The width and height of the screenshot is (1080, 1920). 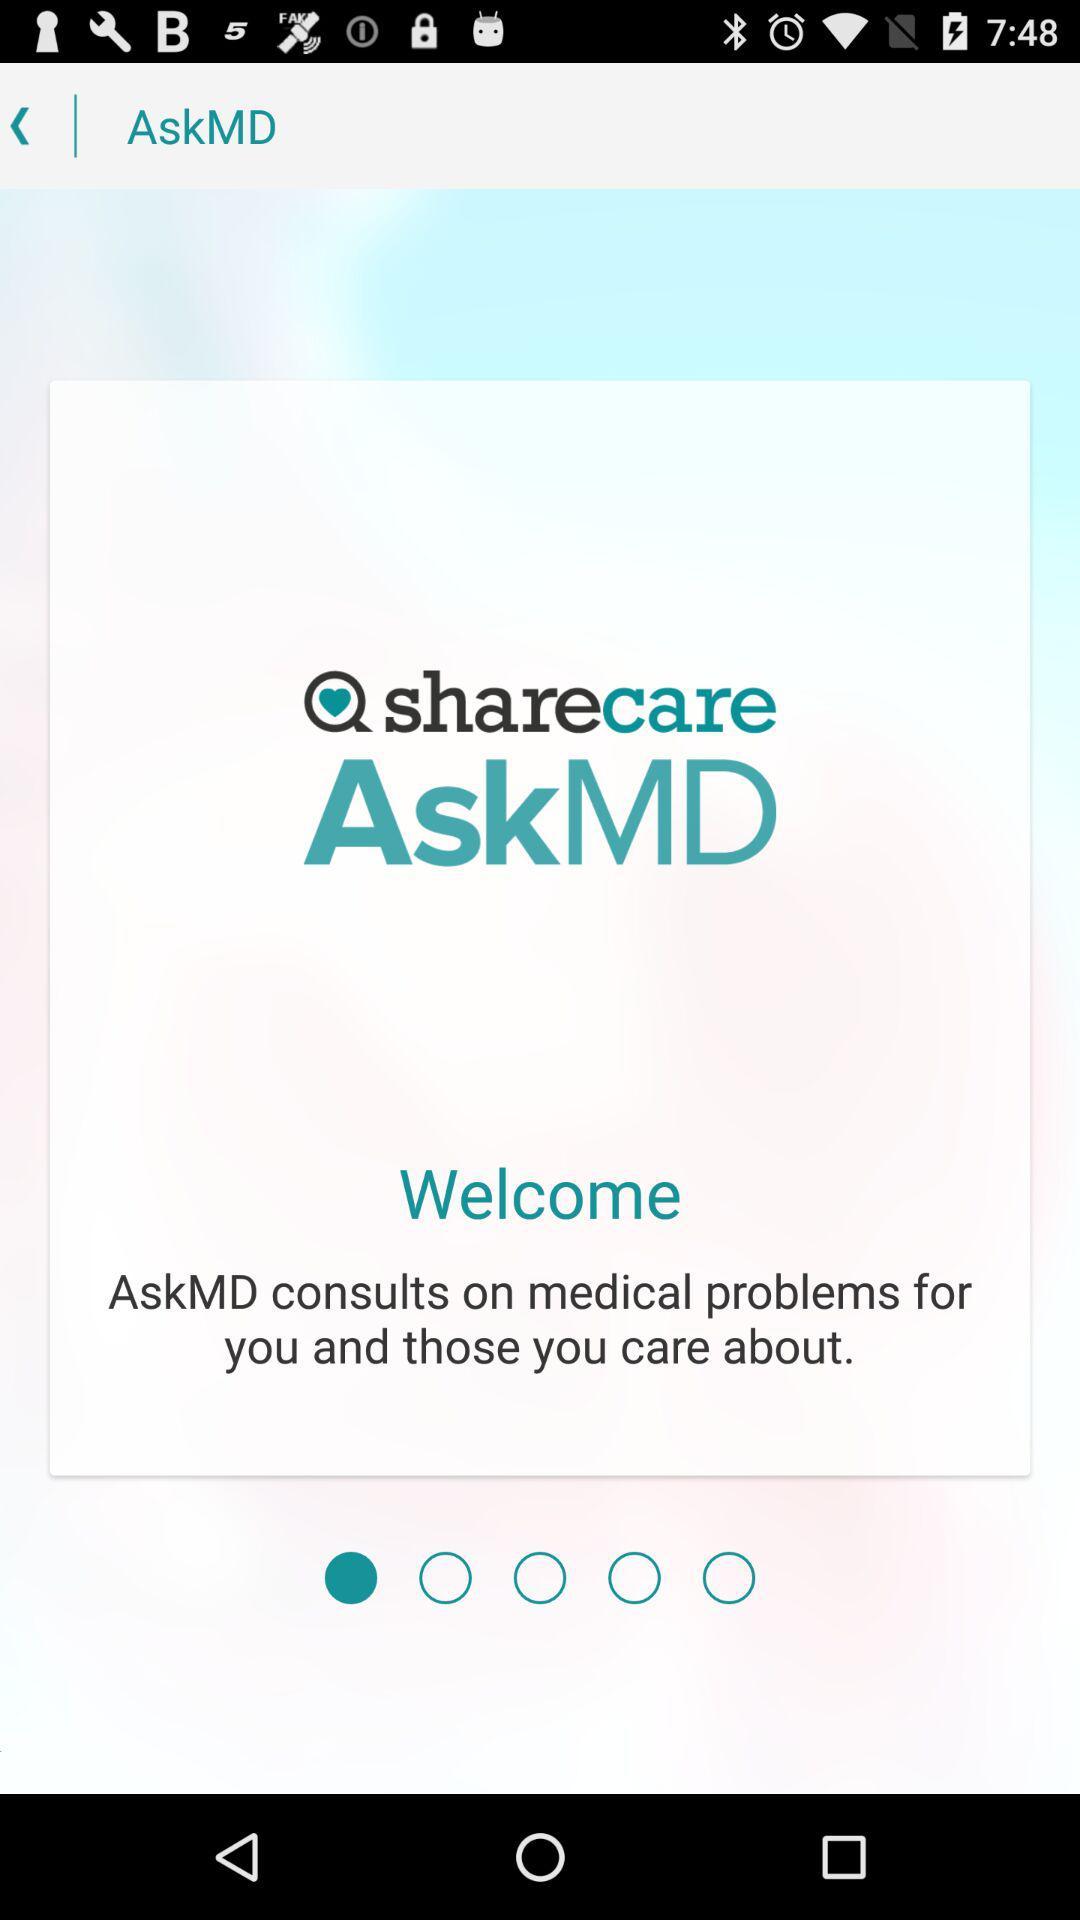 What do you see at coordinates (634, 1577) in the screenshot?
I see `item below askmd consults on` at bounding box center [634, 1577].